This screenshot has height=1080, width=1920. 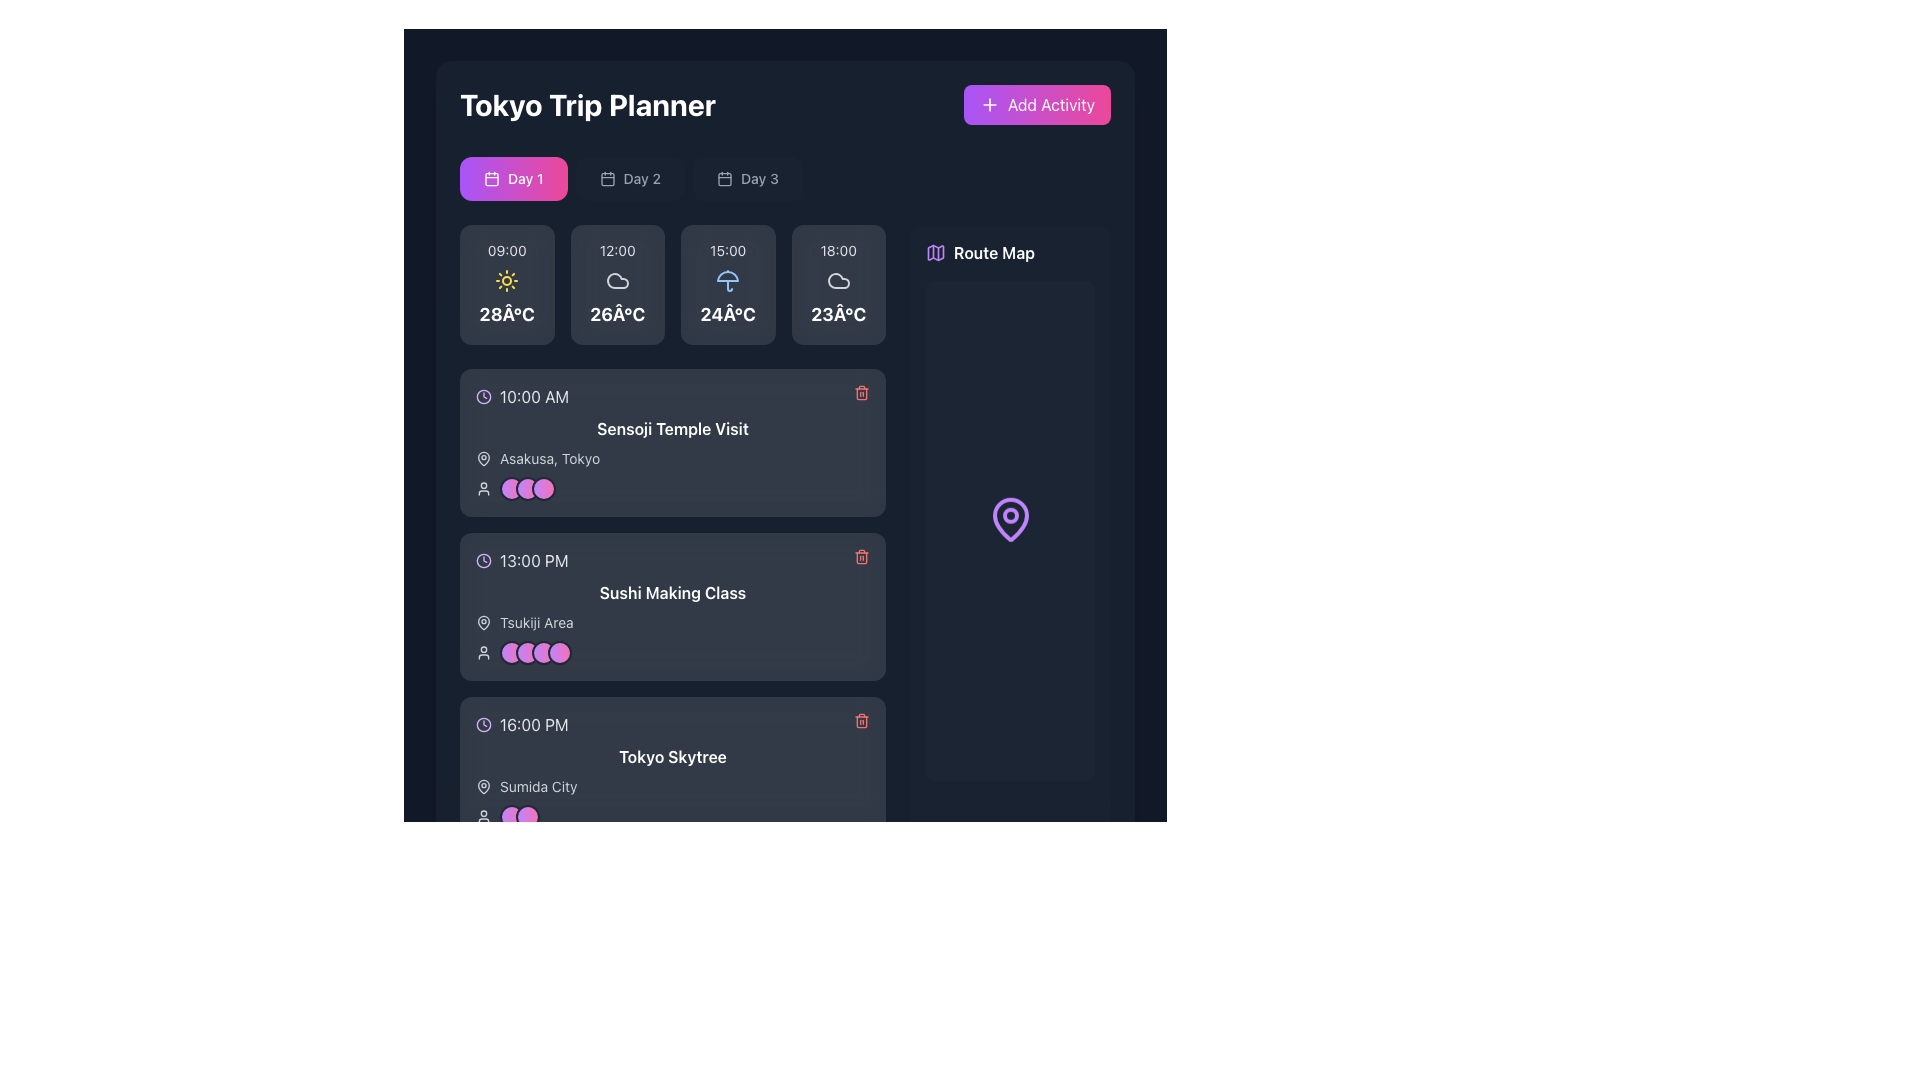 What do you see at coordinates (528, 652) in the screenshot?
I see `the second circular Profile indicator representing the user associated with the 'Sushi Making Class' event, located next to the time entry '13:00 PM'` at bounding box center [528, 652].